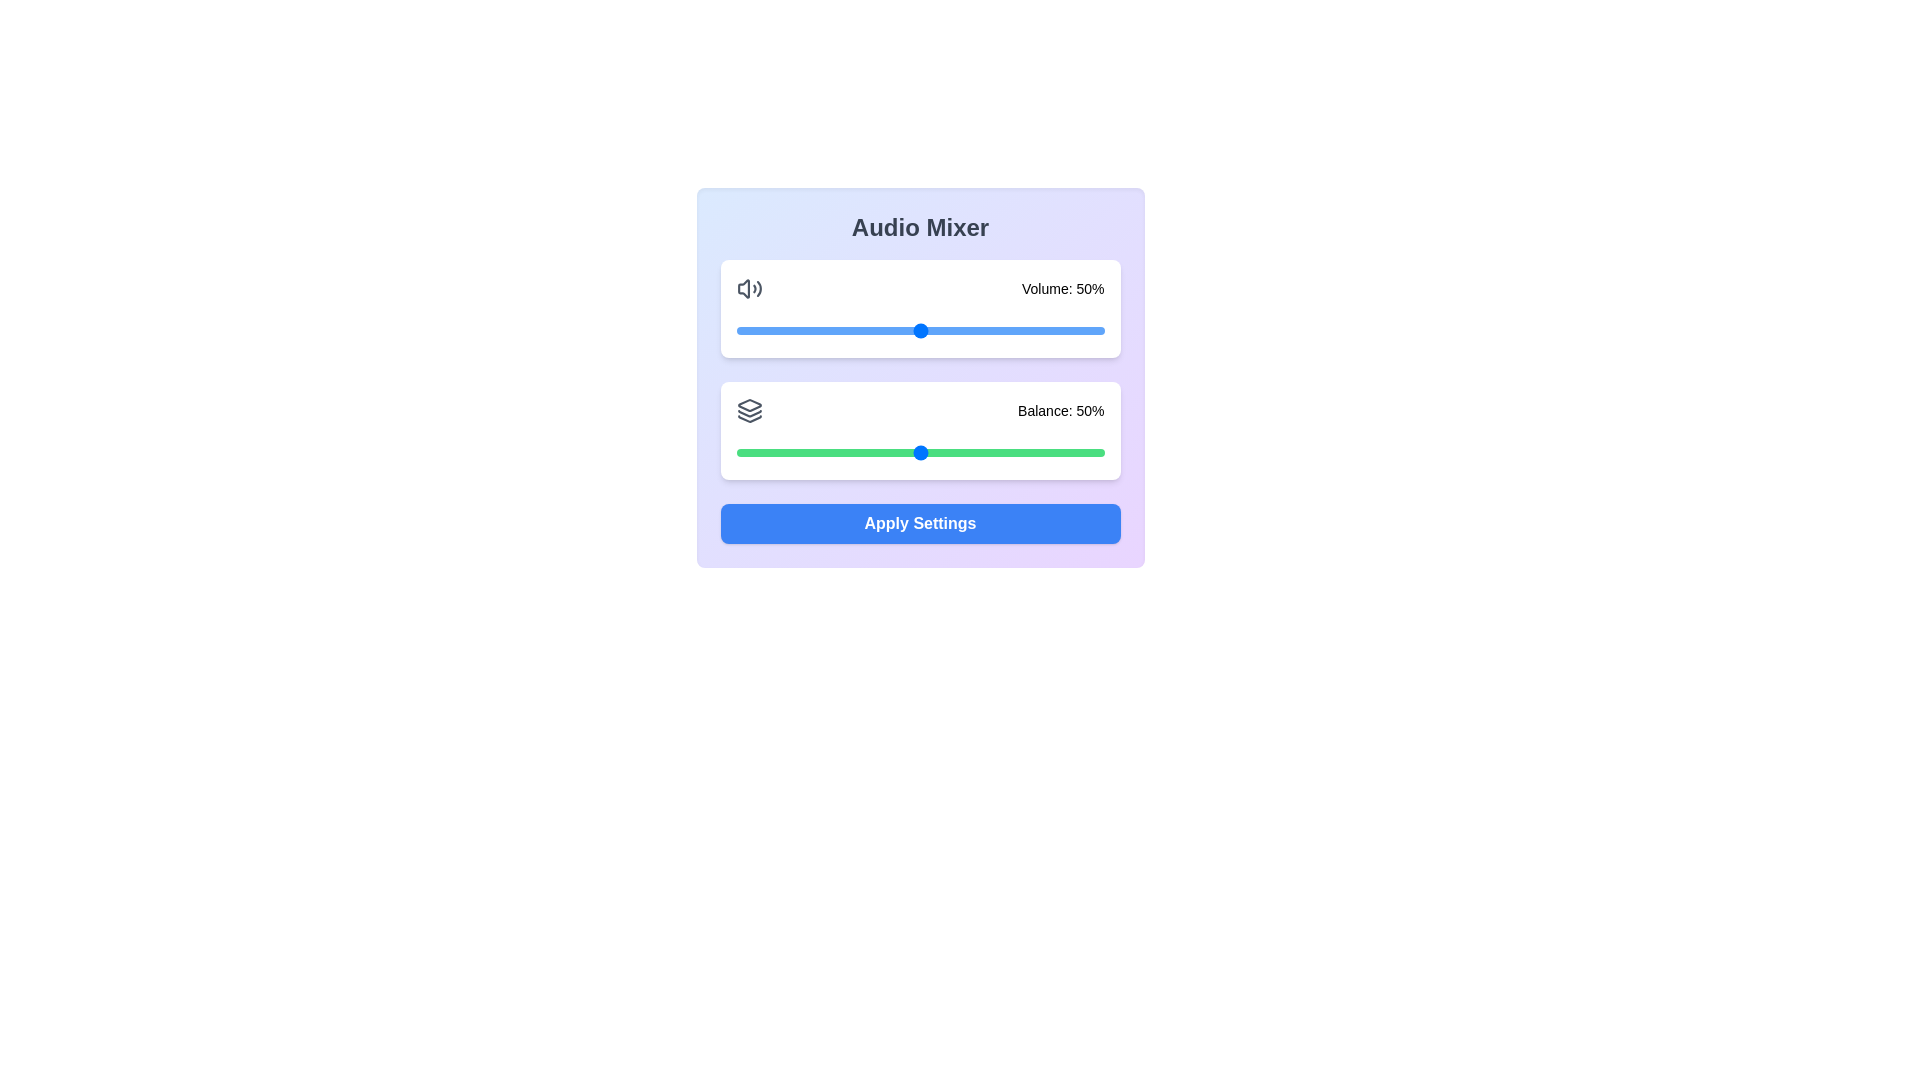  What do you see at coordinates (1070, 452) in the screenshot?
I see `the balance to 91% by interacting with the slider` at bounding box center [1070, 452].